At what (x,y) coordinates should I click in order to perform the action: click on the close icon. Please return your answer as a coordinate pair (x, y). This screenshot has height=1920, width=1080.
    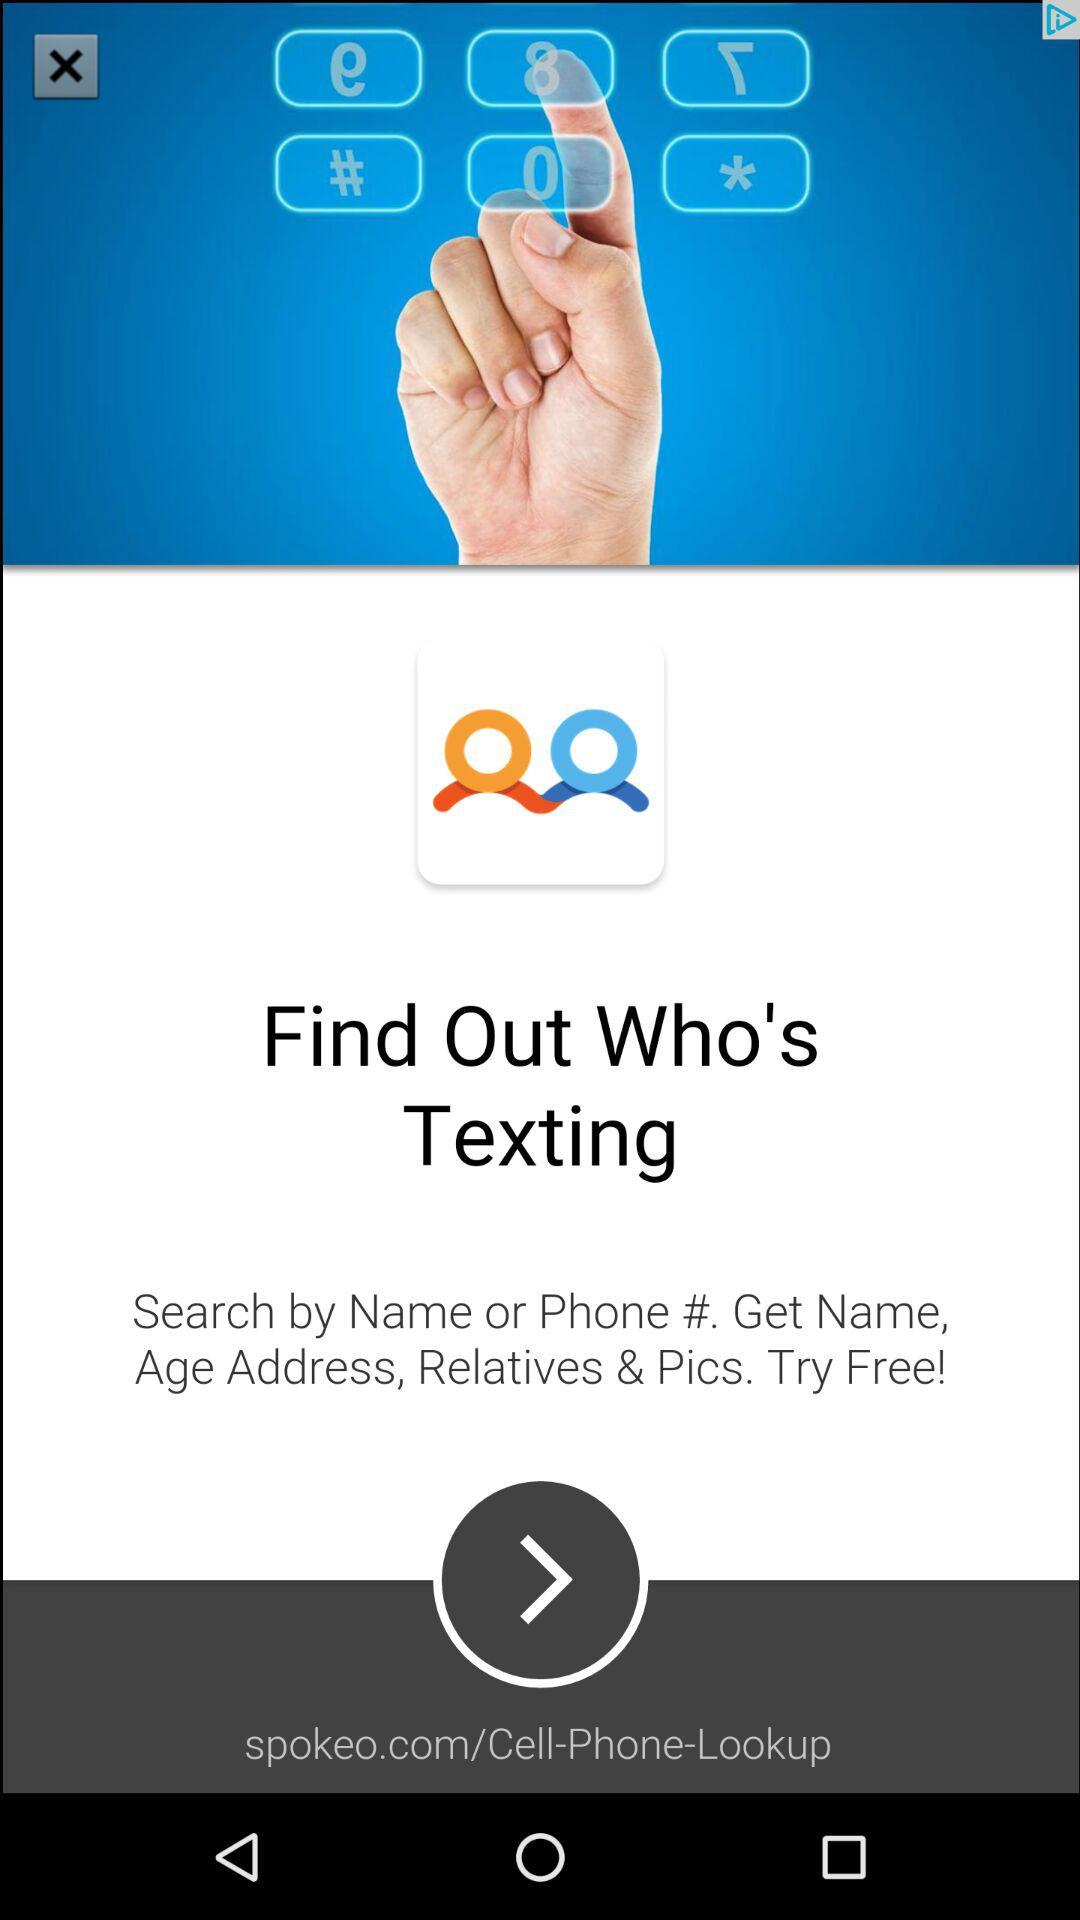
    Looking at the image, I should click on (64, 70).